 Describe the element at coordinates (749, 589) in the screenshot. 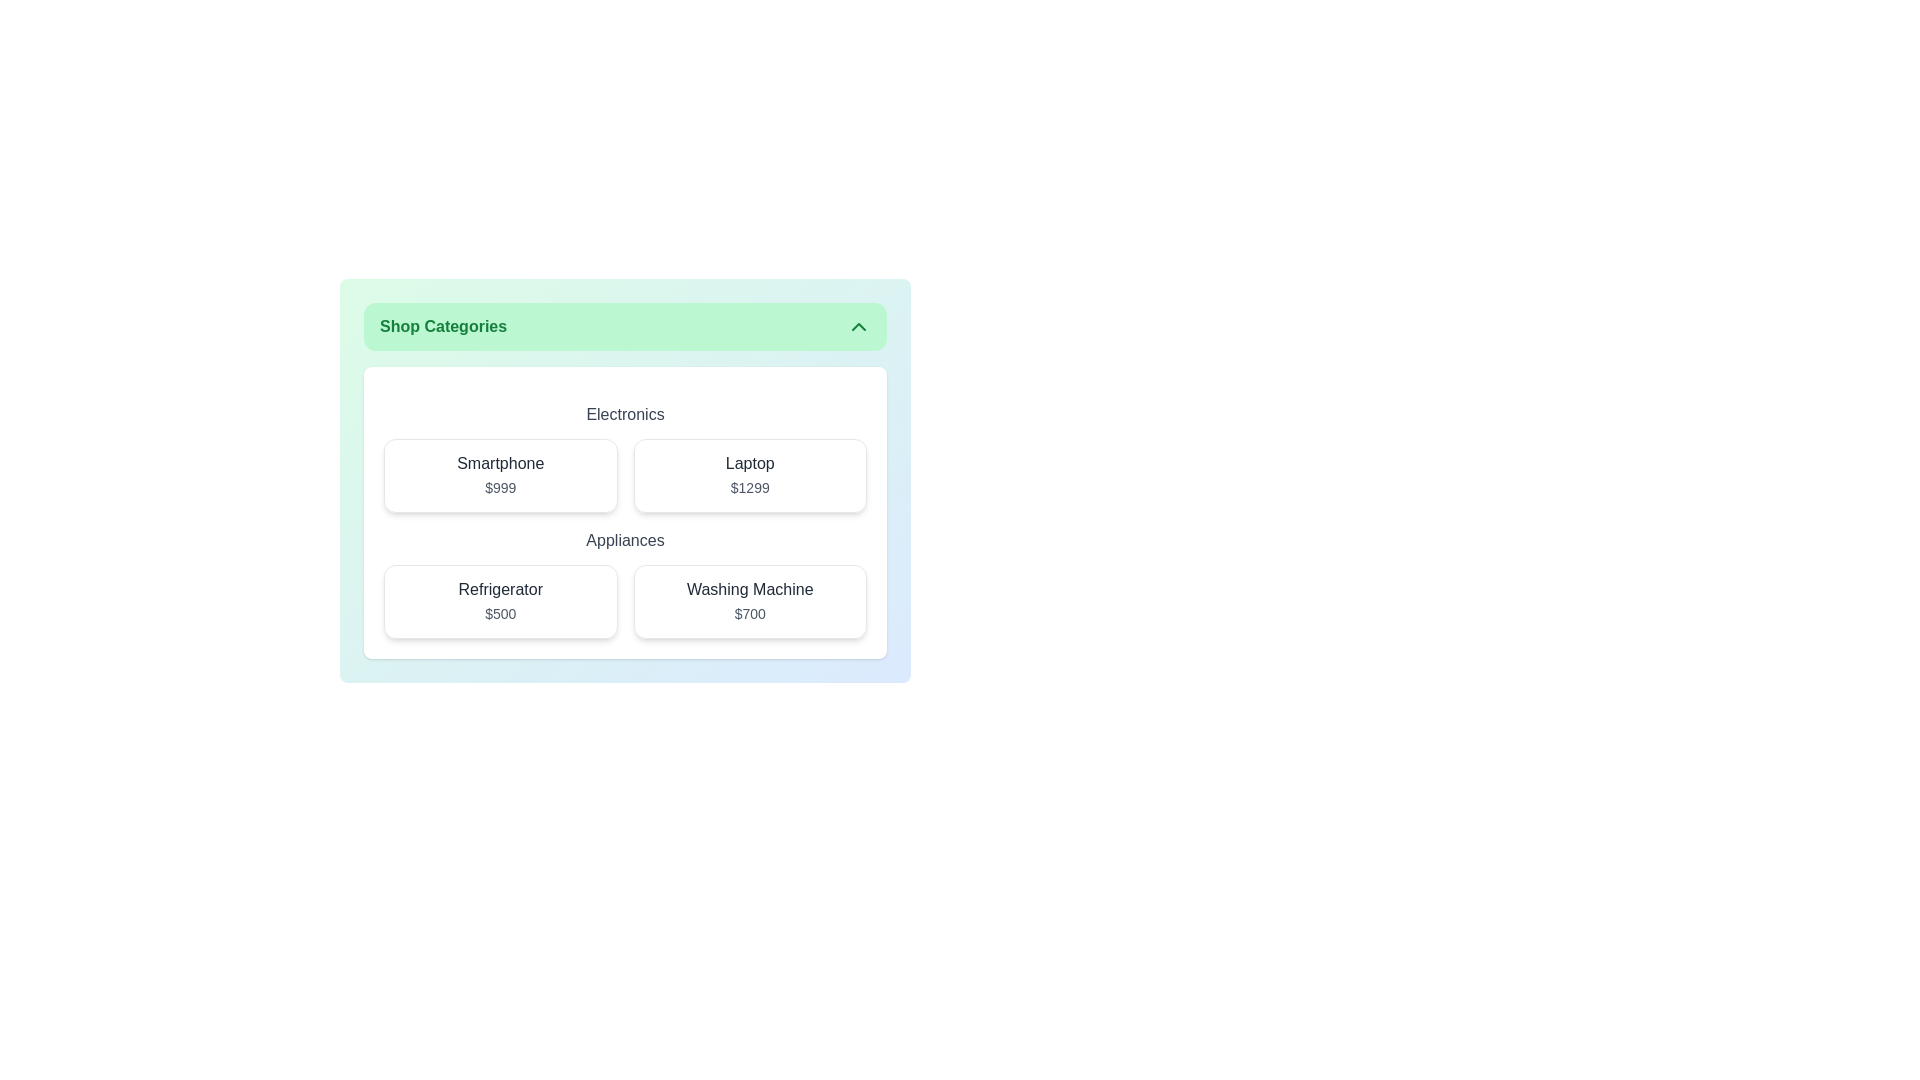

I see `the Text Label for 'Washing Machine' located in the second row of the 'Appliances' section in the grid layout` at that location.